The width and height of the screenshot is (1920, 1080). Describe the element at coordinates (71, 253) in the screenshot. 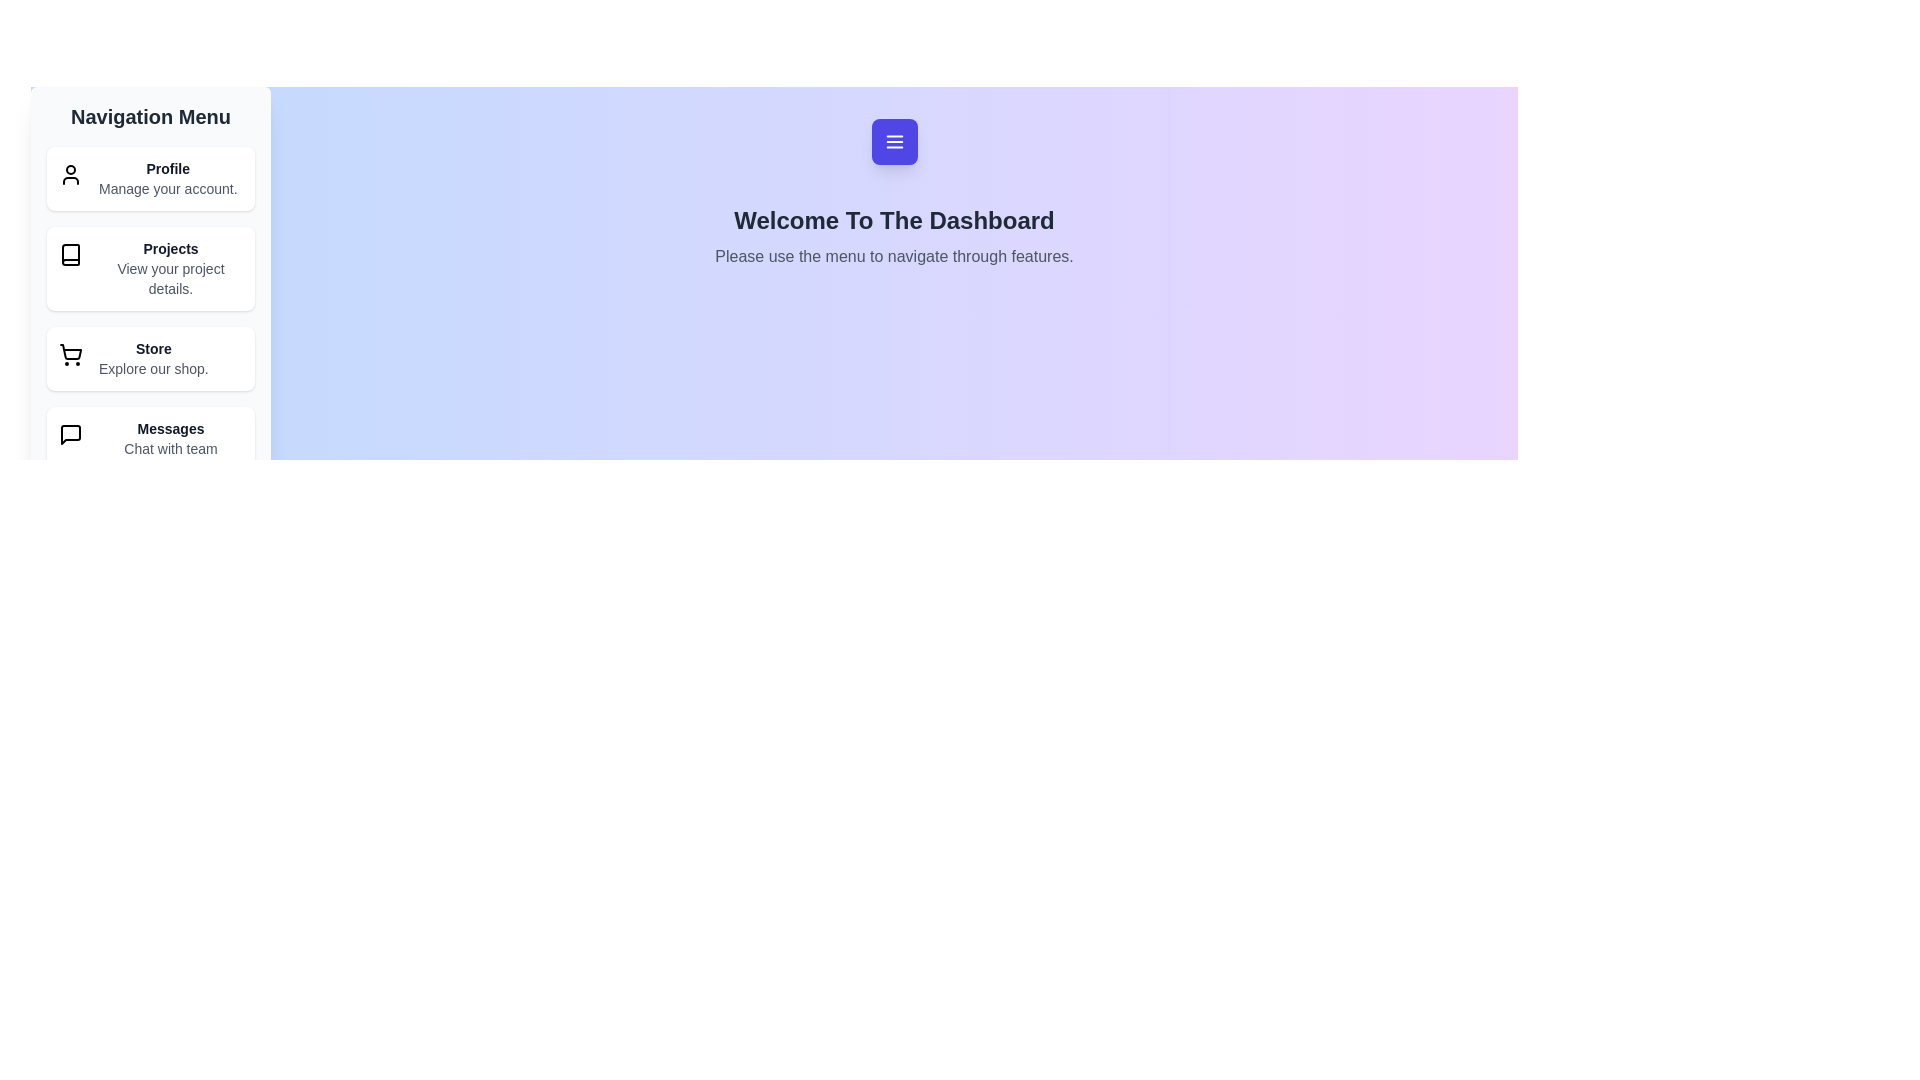

I see `the icon corresponding to Projects in the navigation menu` at that location.